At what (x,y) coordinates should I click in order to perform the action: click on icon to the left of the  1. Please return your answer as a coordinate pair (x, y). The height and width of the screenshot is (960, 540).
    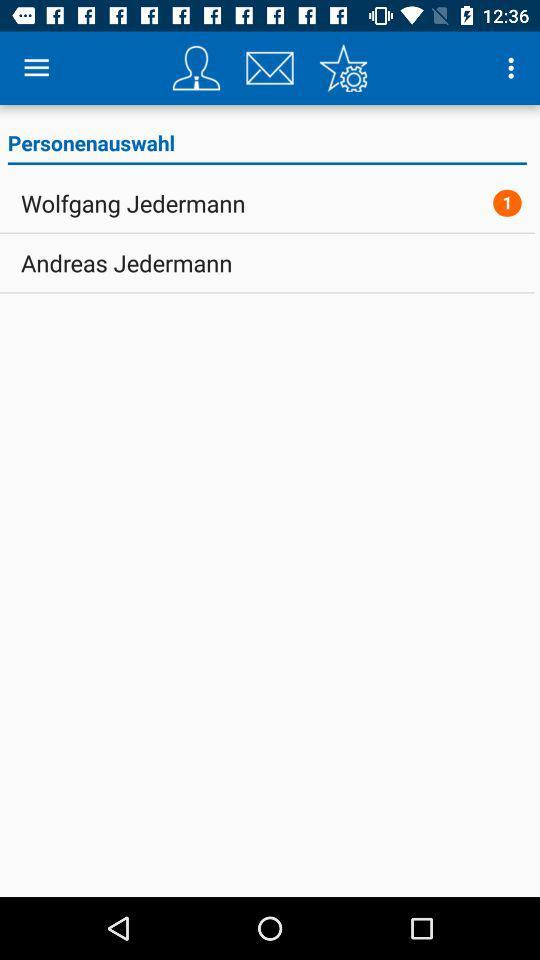
    Looking at the image, I should click on (133, 203).